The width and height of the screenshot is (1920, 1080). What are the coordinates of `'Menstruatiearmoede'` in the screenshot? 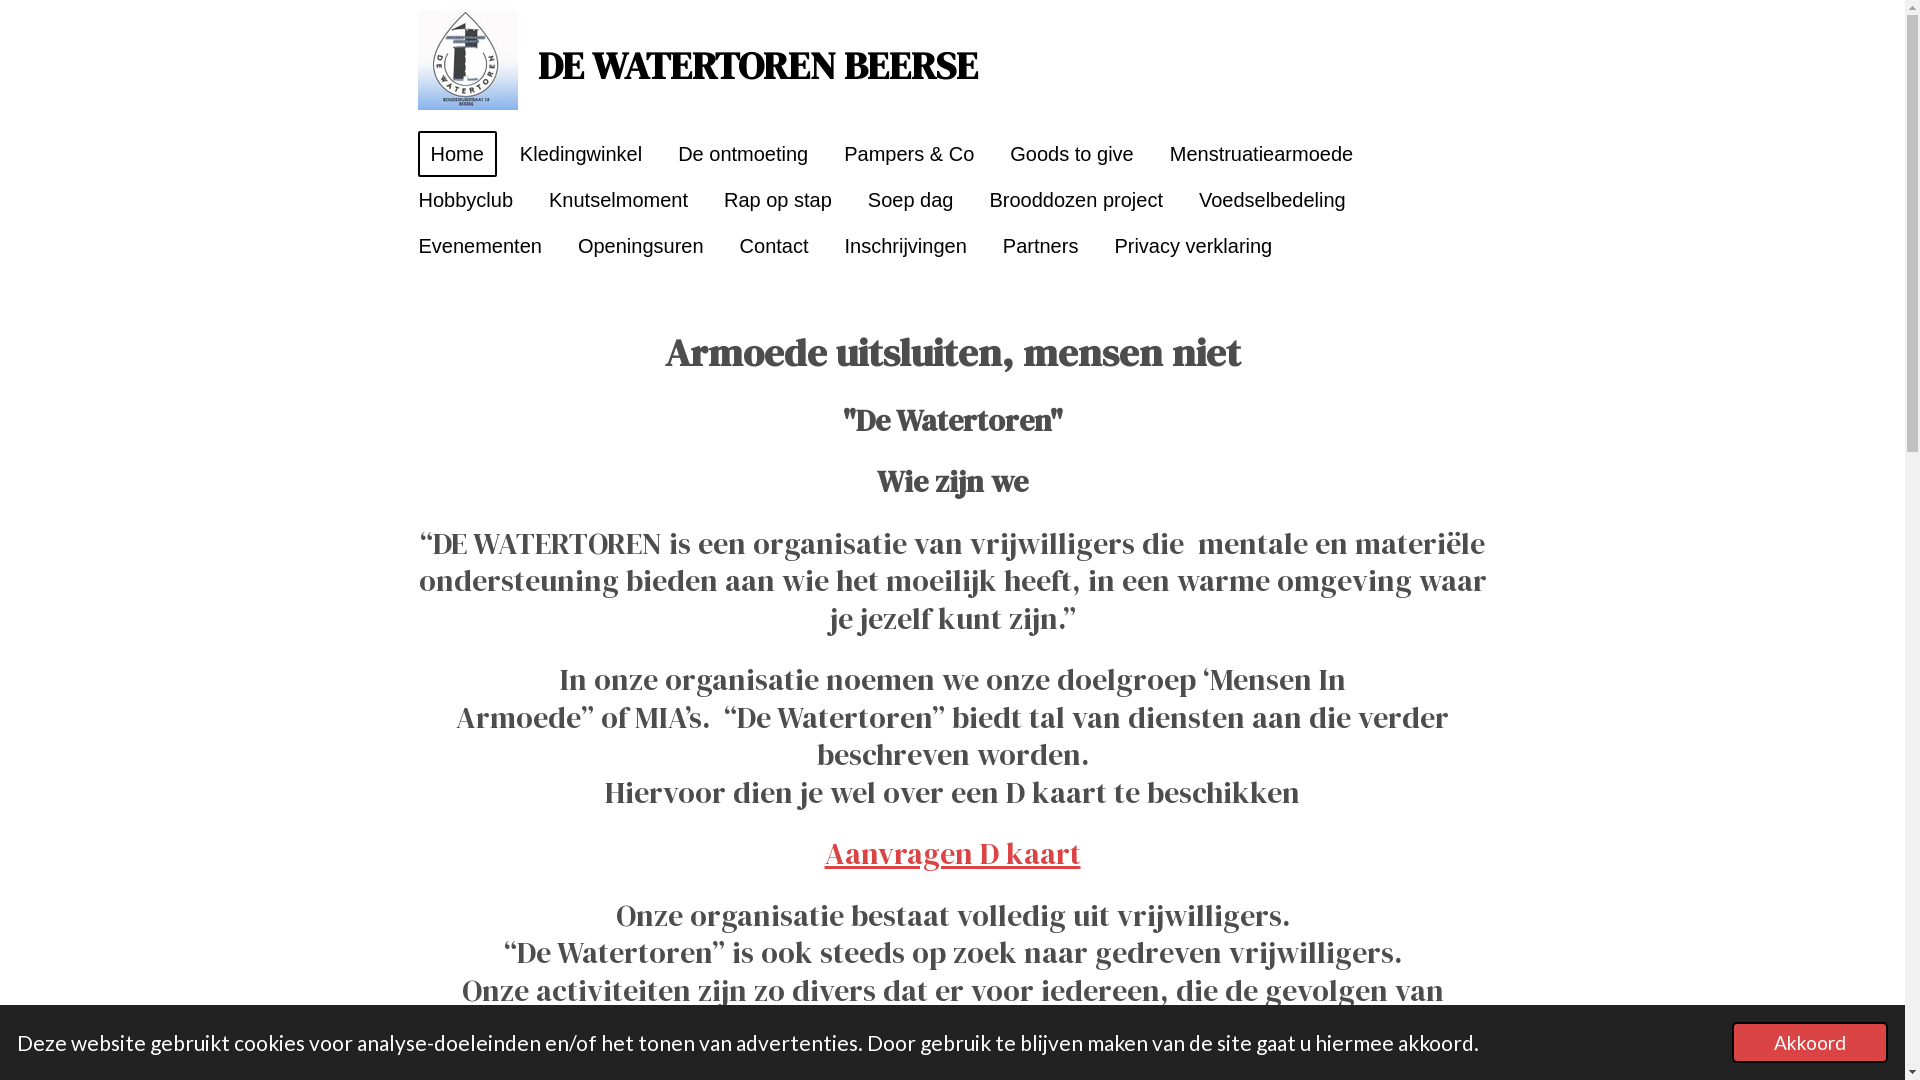 It's located at (1260, 153).